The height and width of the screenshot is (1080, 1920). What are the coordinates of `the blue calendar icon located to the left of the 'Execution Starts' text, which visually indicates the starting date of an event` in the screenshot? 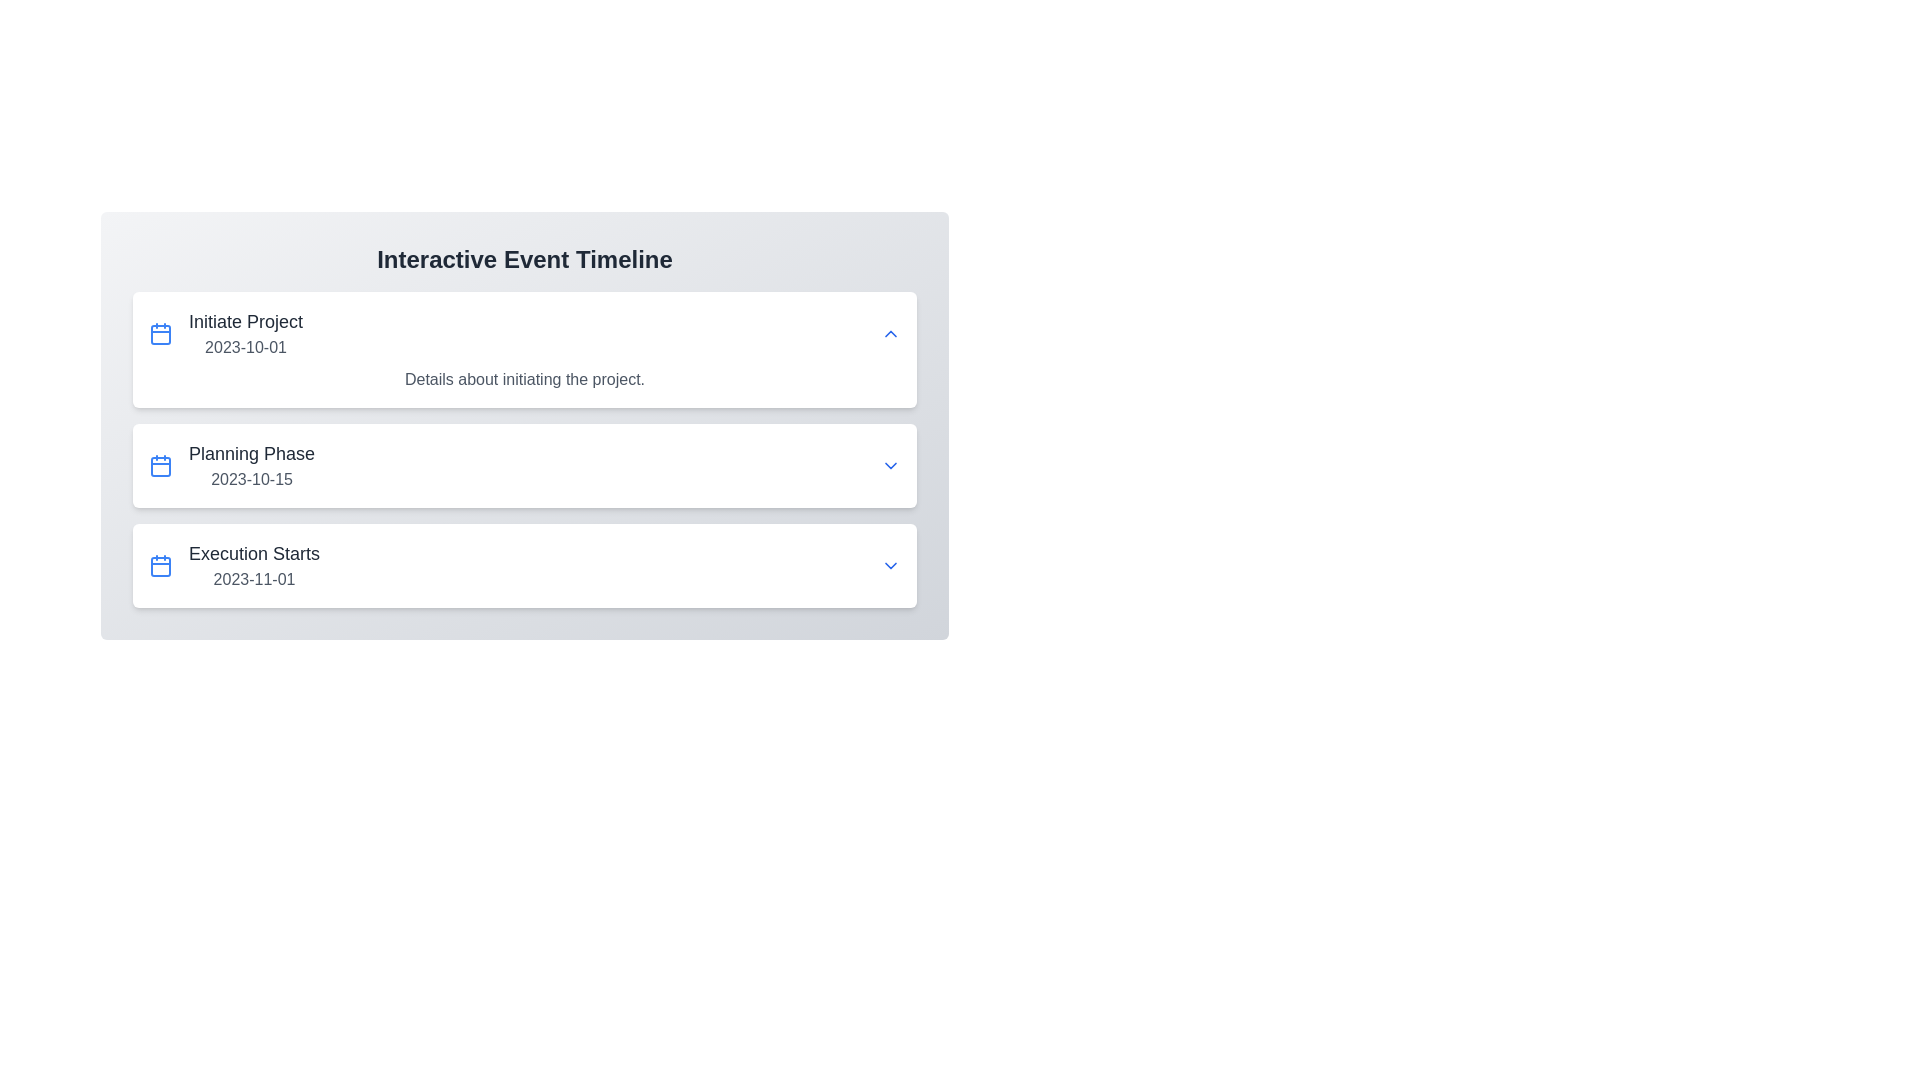 It's located at (161, 566).